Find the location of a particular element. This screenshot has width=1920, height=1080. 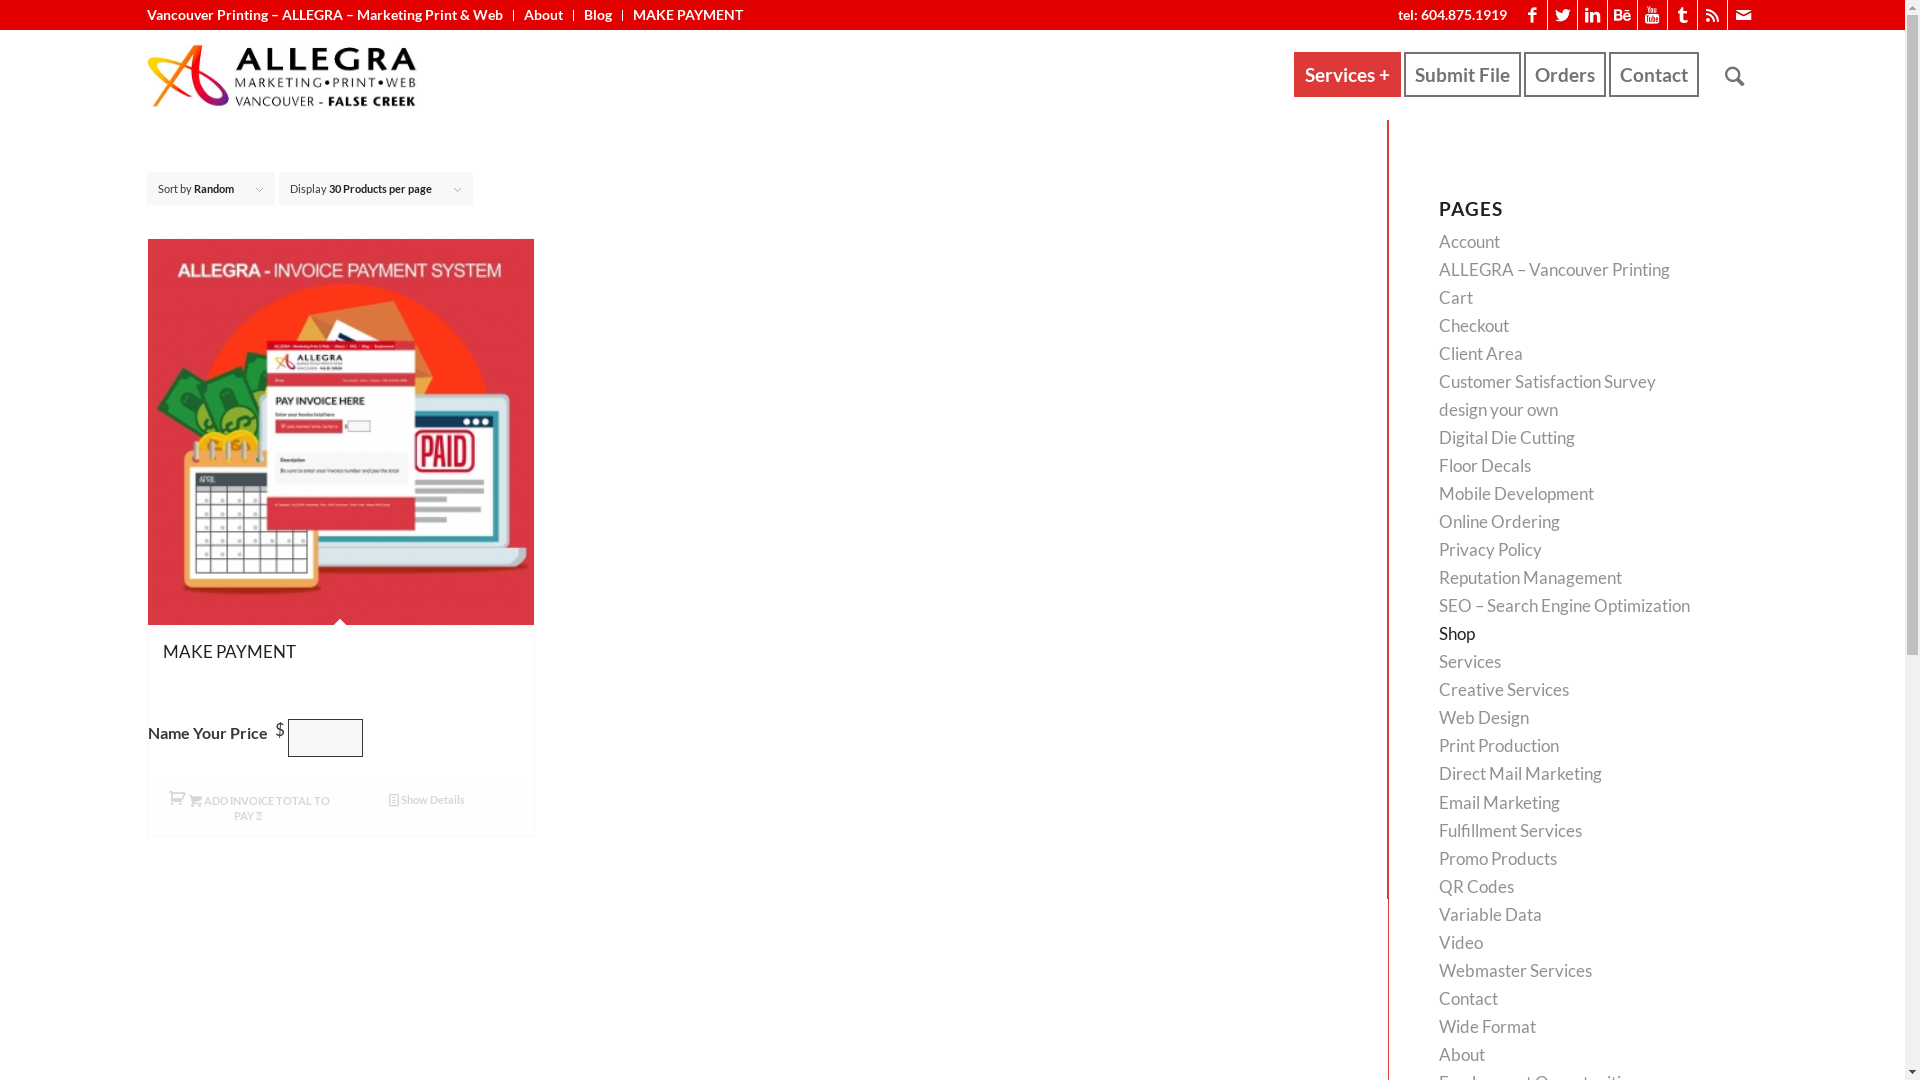

'Submit File' is located at coordinates (1468, 73).